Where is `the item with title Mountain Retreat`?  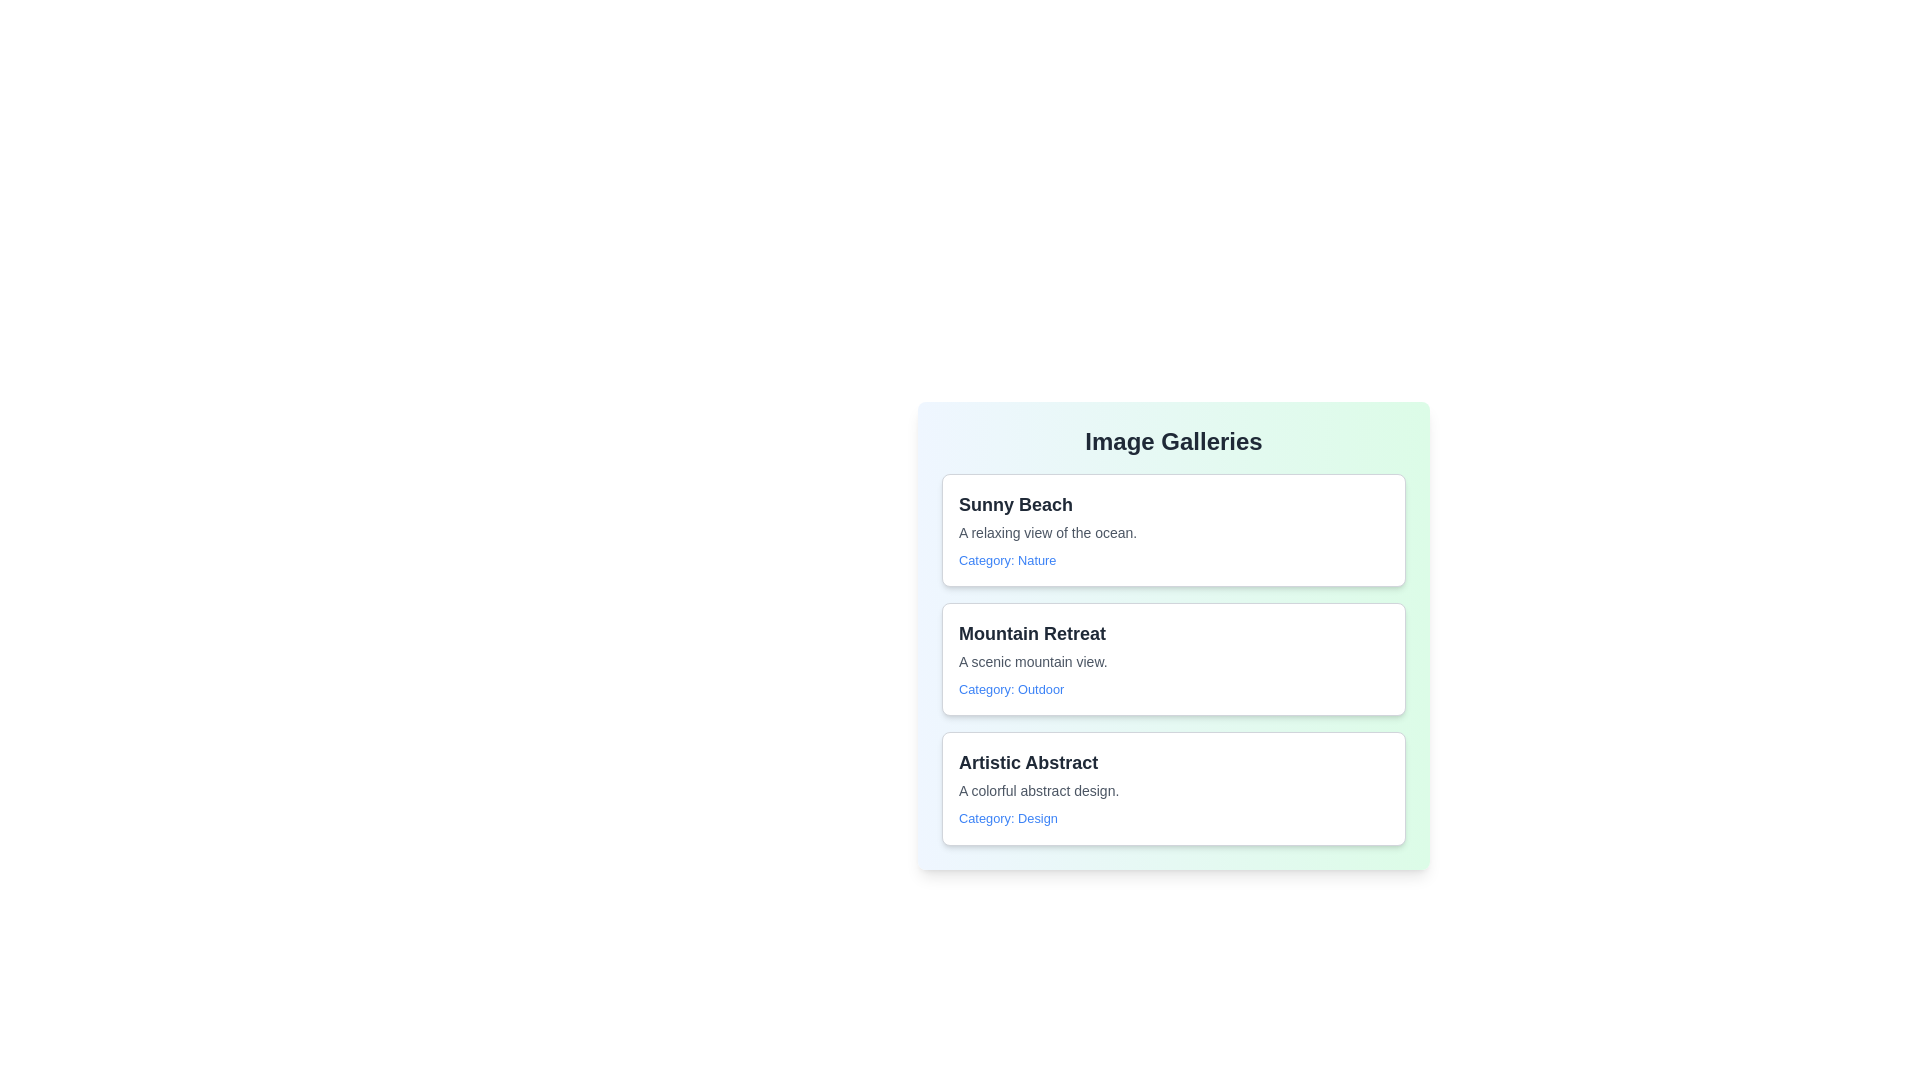
the item with title Mountain Retreat is located at coordinates (1174, 659).